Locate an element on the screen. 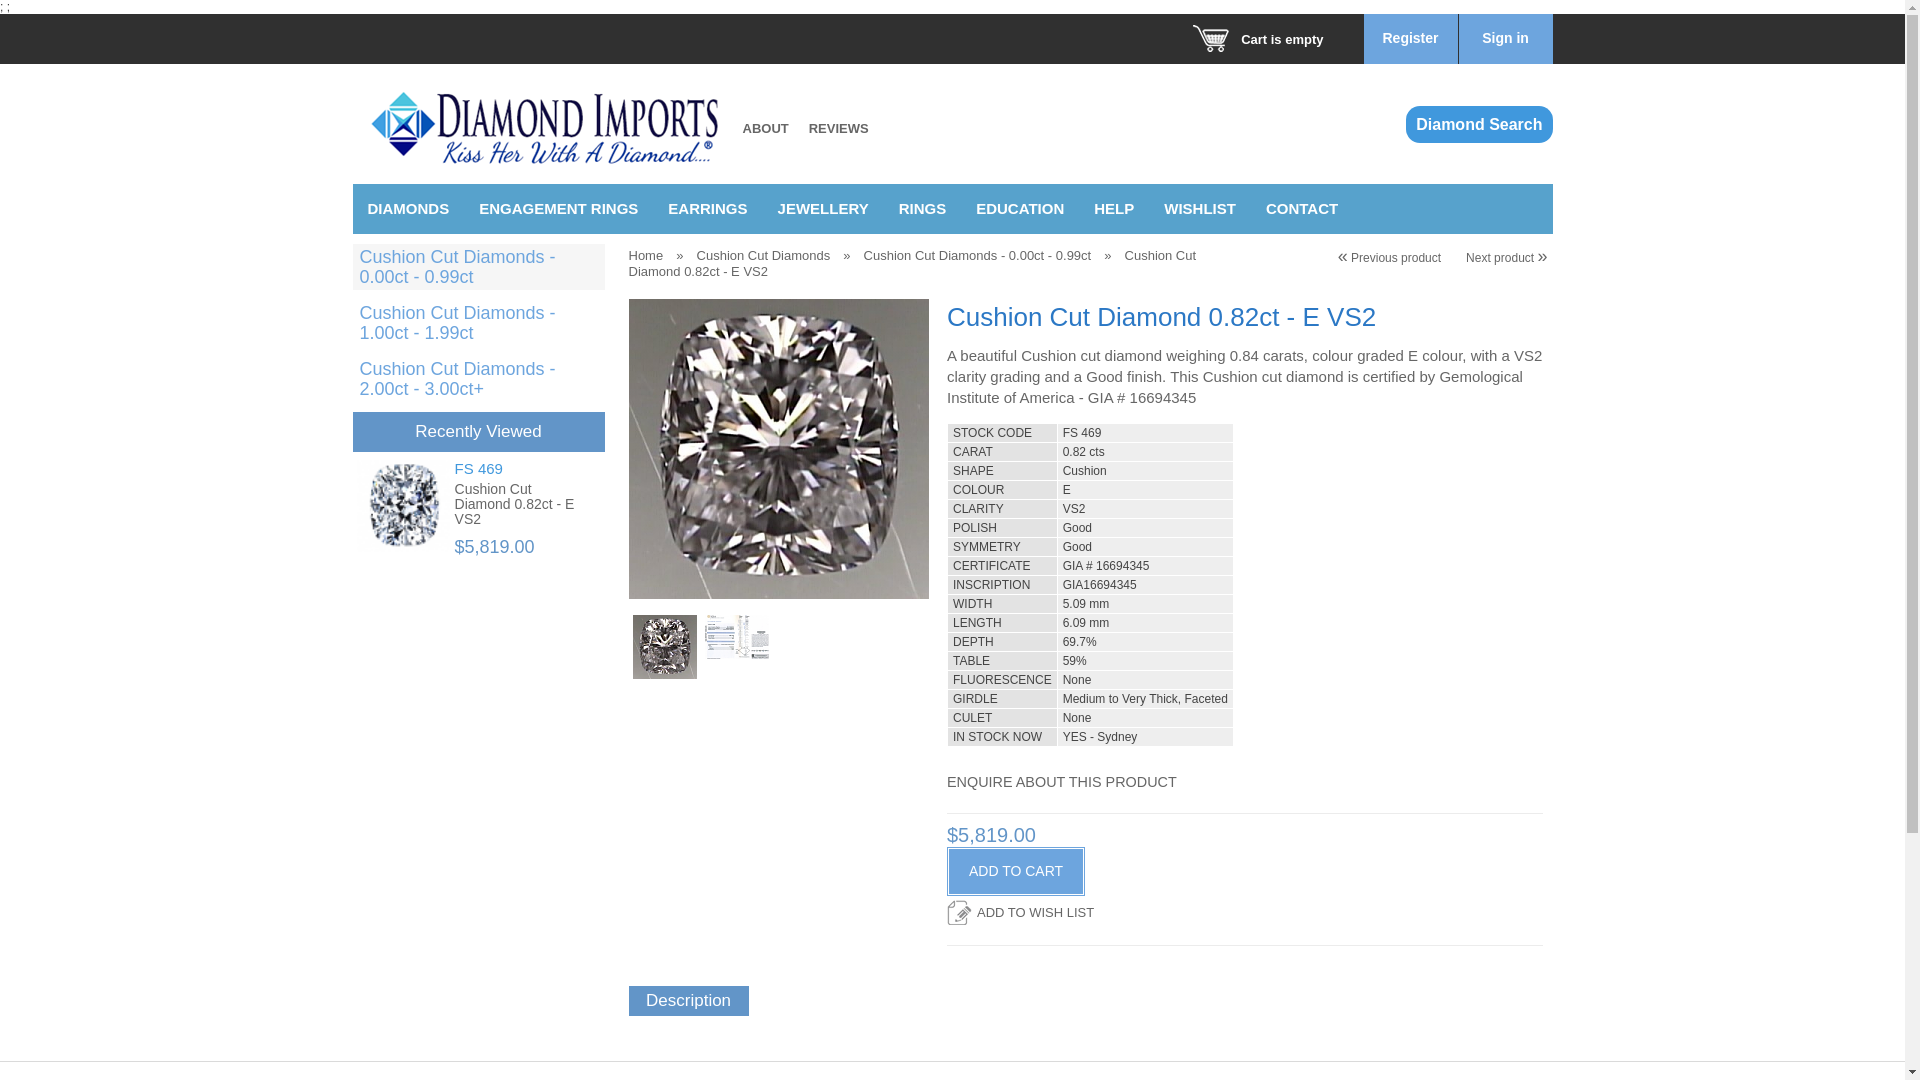  'Cushion Cut Diamond 0.82ct E VS2' is located at coordinates (663, 647).